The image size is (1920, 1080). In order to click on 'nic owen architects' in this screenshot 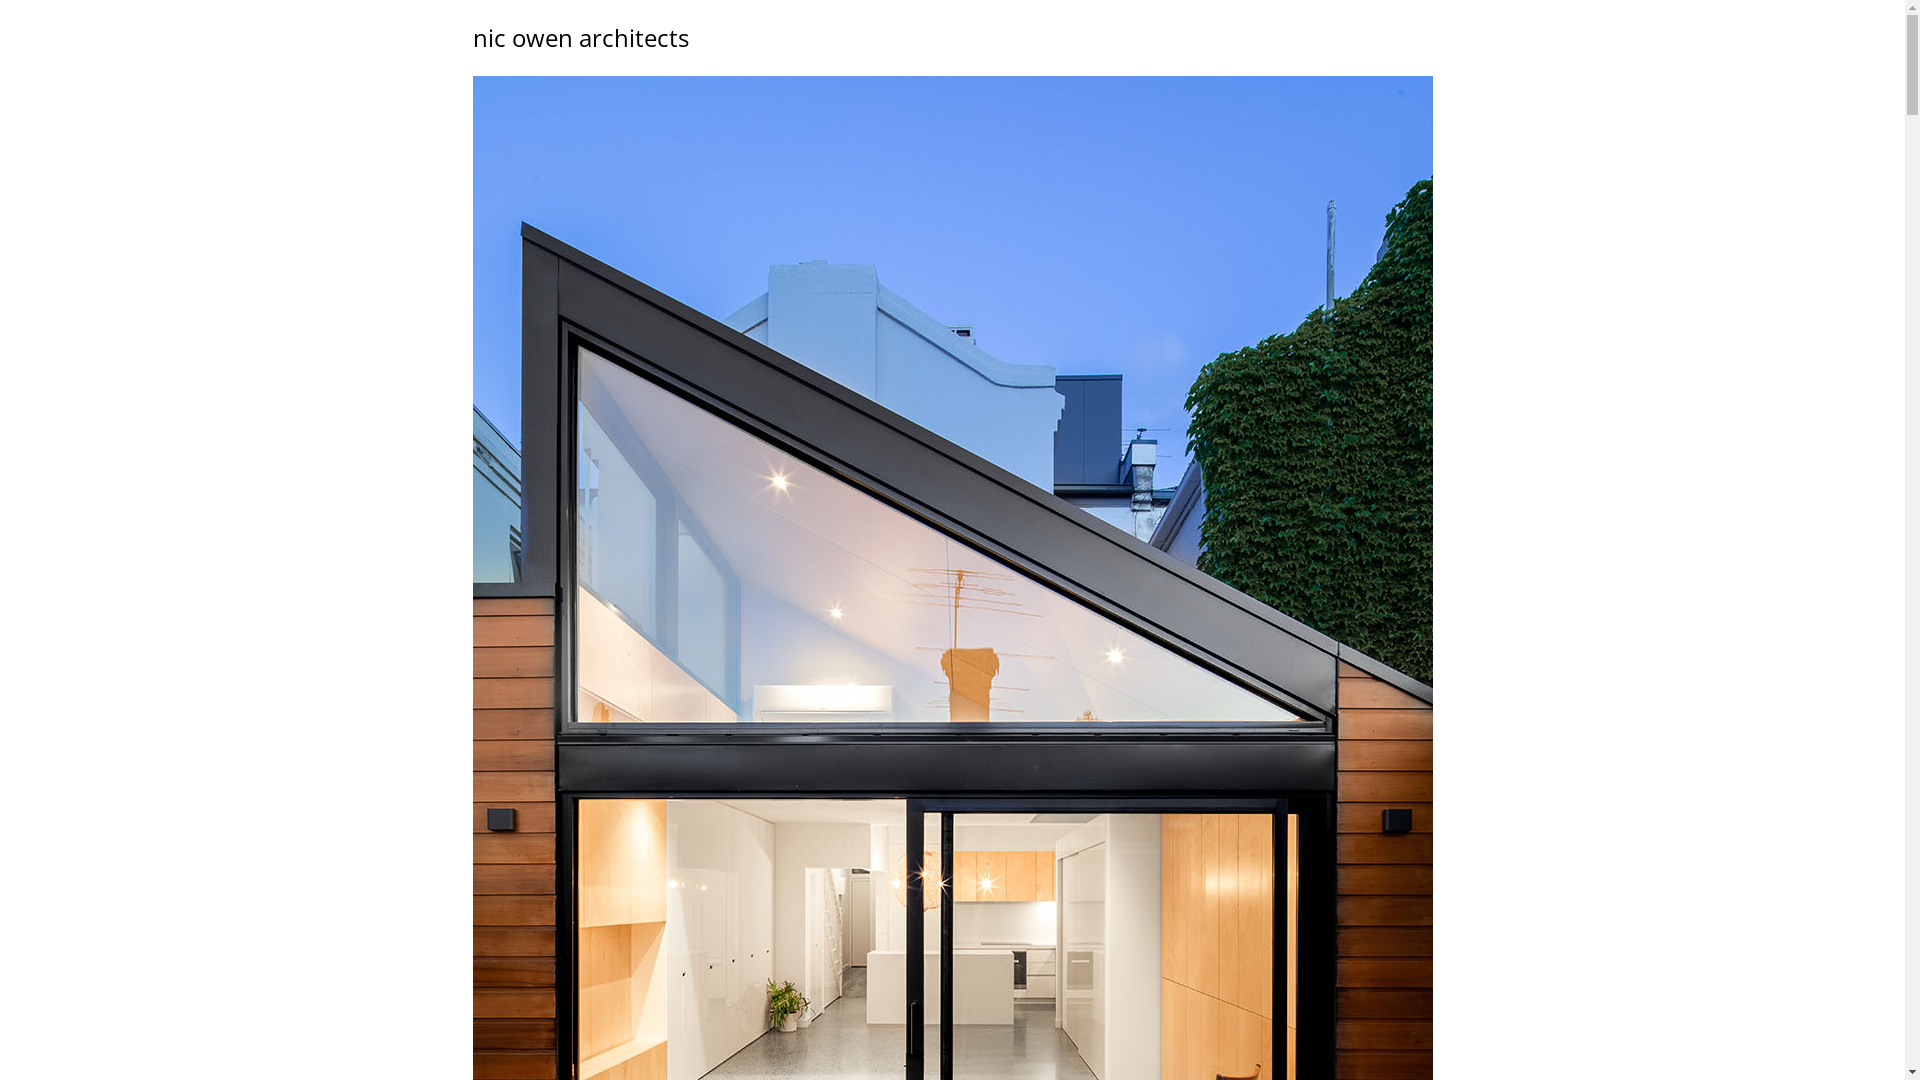, I will do `click(579, 37)`.